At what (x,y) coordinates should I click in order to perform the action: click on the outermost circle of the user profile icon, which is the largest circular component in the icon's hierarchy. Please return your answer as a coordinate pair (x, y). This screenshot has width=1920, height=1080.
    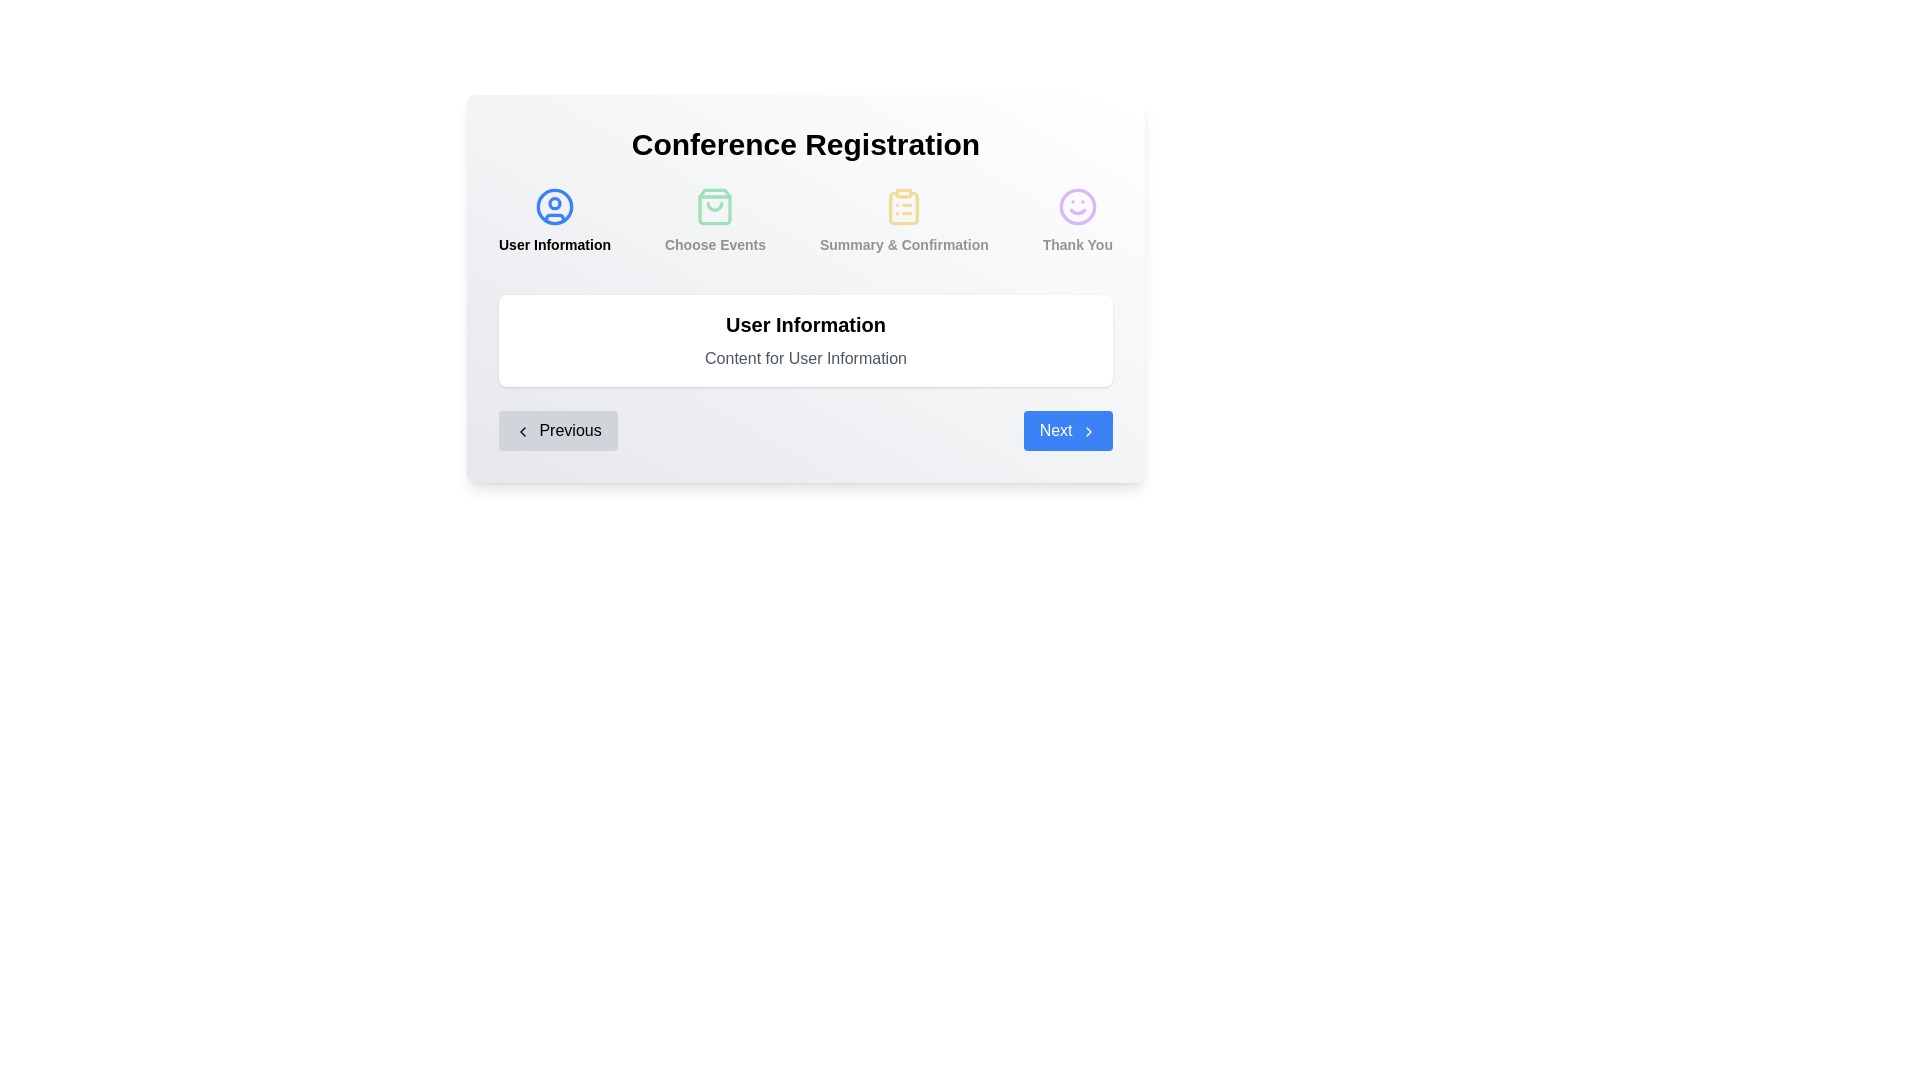
    Looking at the image, I should click on (555, 207).